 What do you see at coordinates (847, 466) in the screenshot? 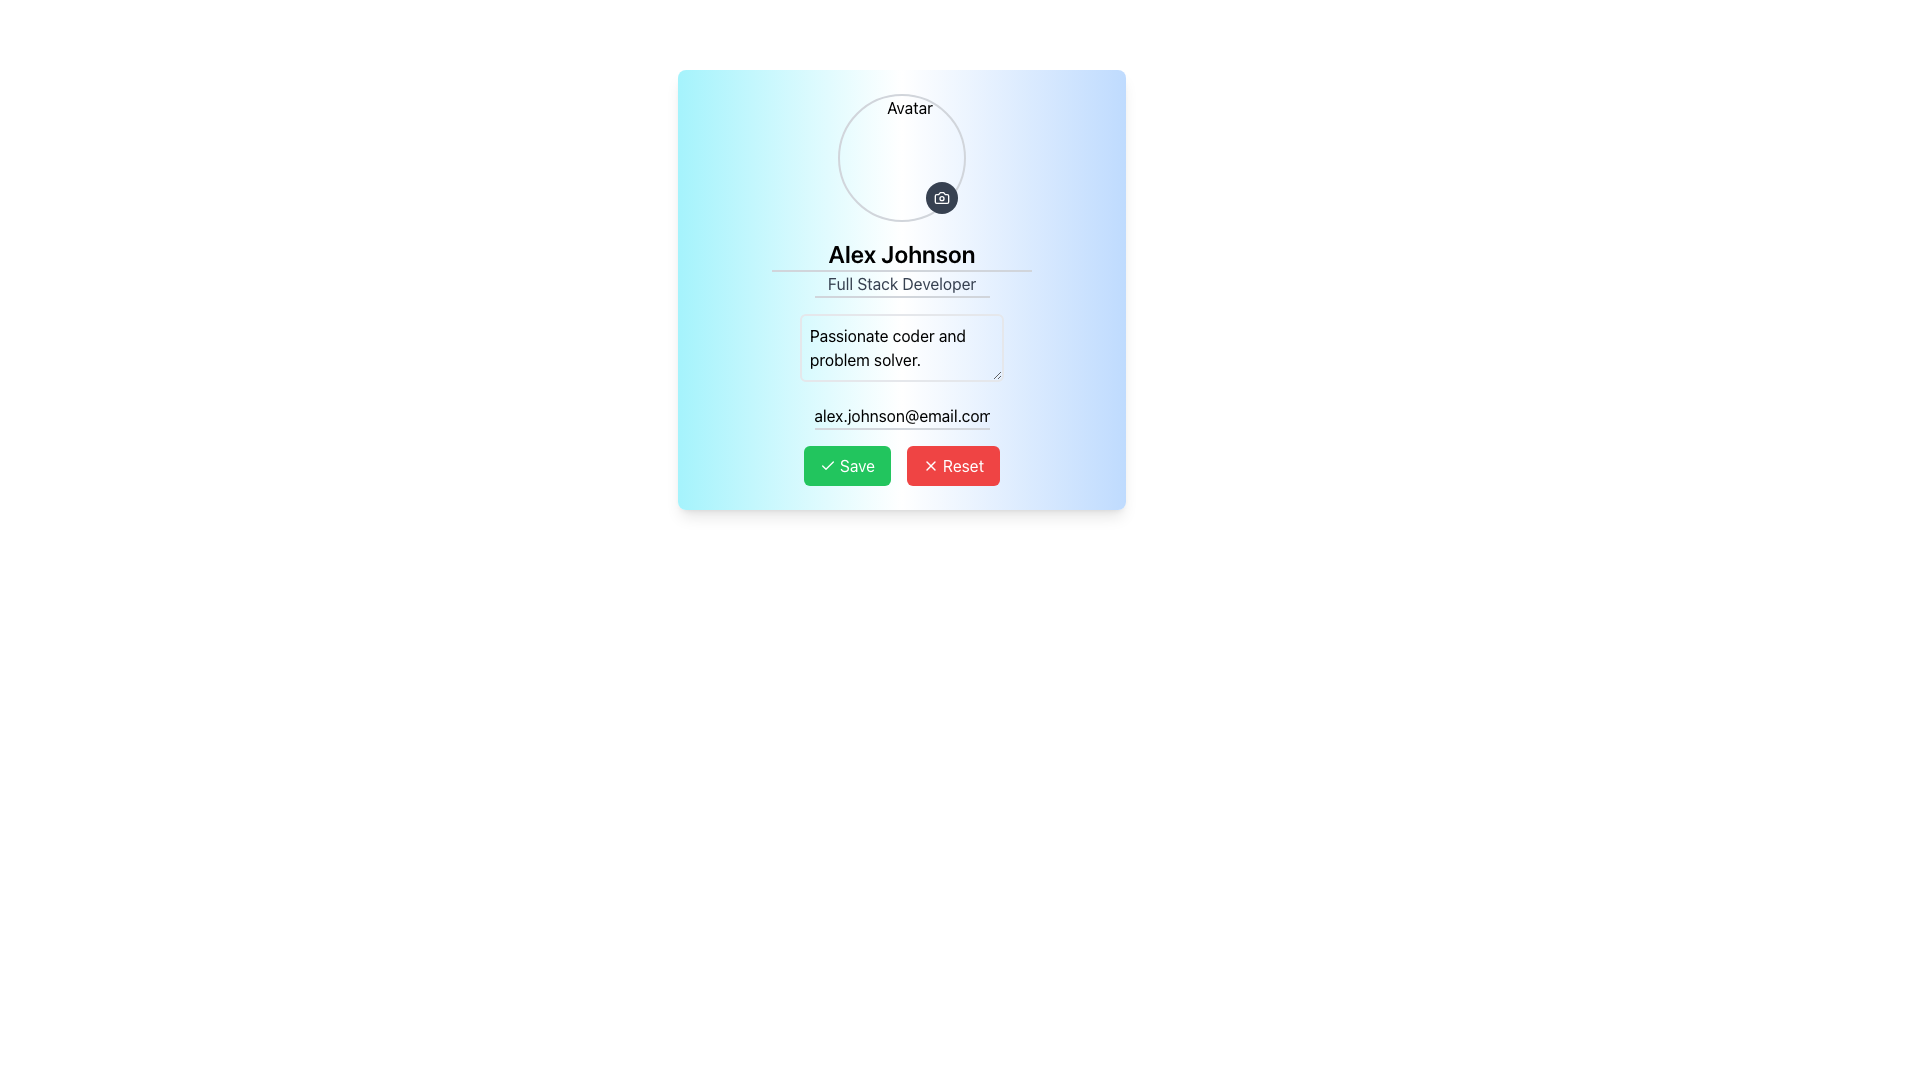
I see `the green rectangular 'Save' button with a checkmark icon` at bounding box center [847, 466].